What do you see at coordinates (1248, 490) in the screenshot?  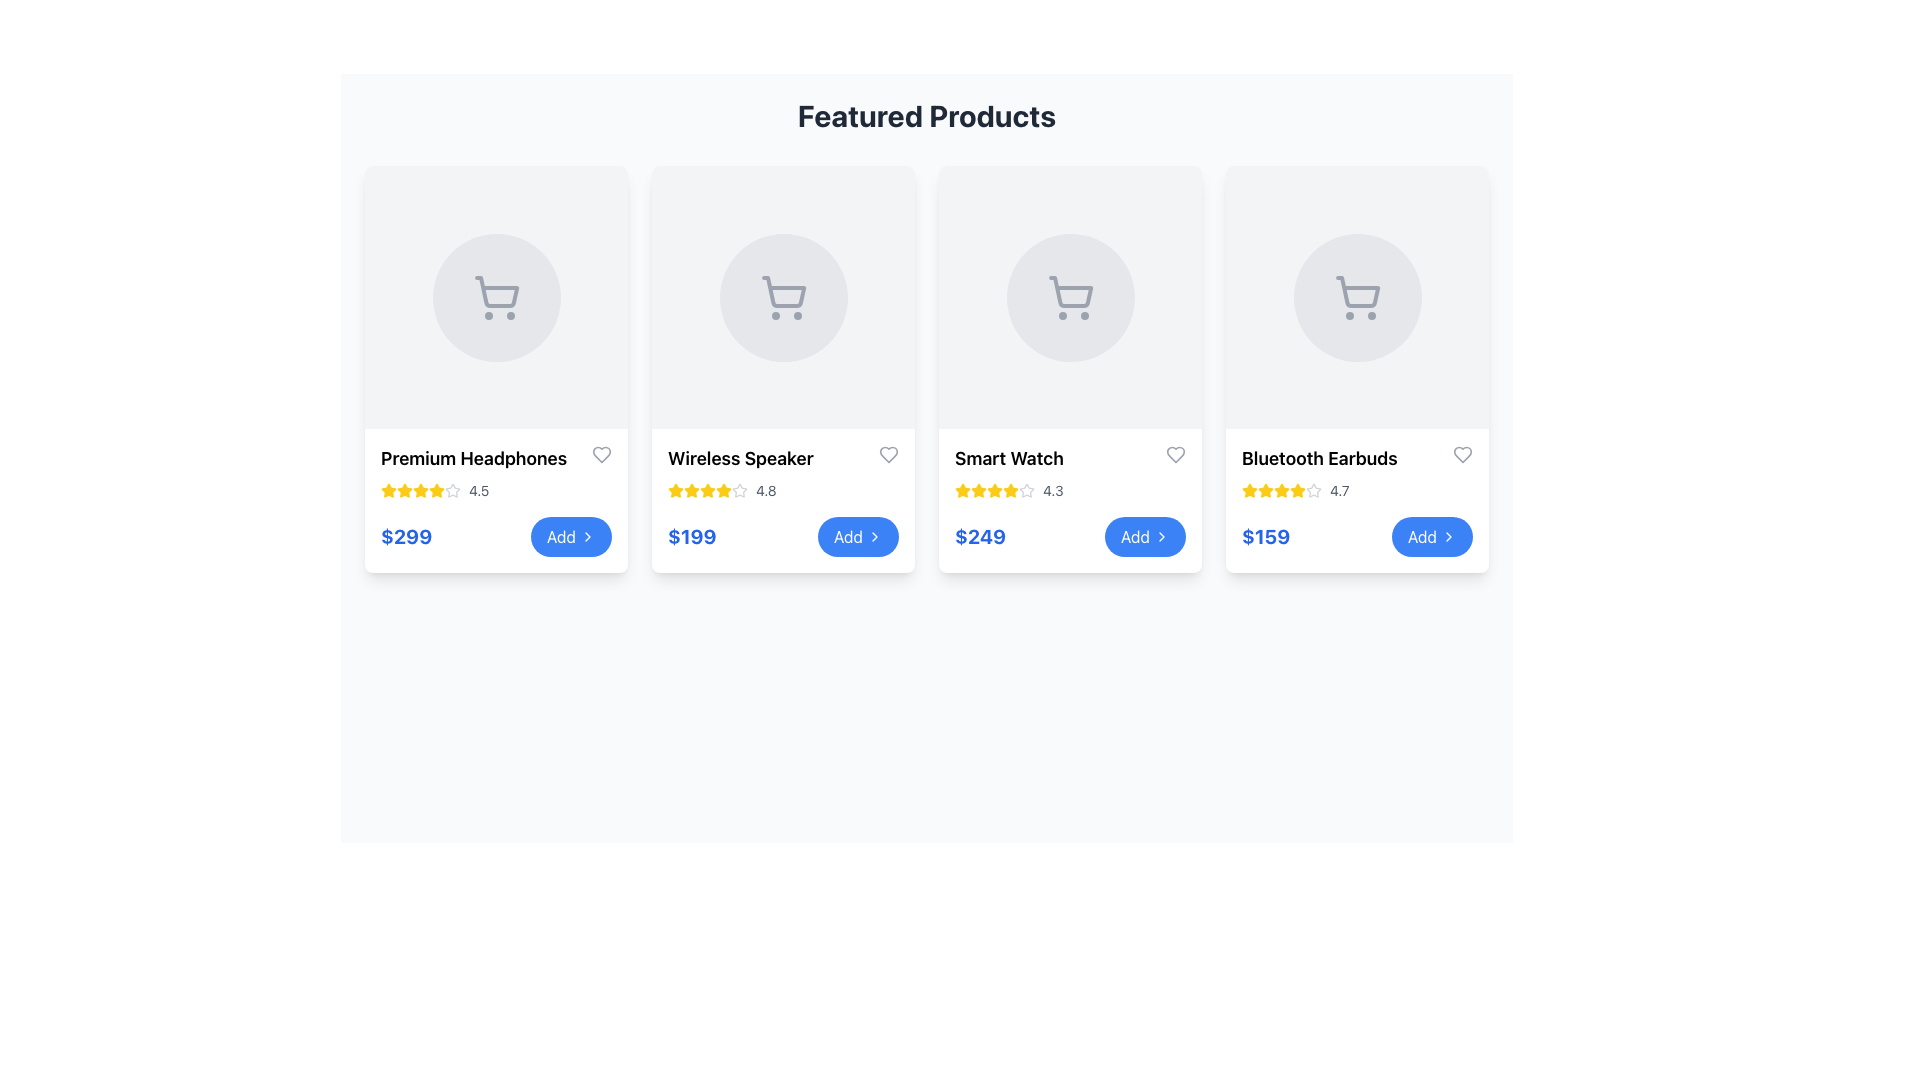 I see `the fourth star icon in the rating section of the Bluetooth Earbuds product card` at bounding box center [1248, 490].